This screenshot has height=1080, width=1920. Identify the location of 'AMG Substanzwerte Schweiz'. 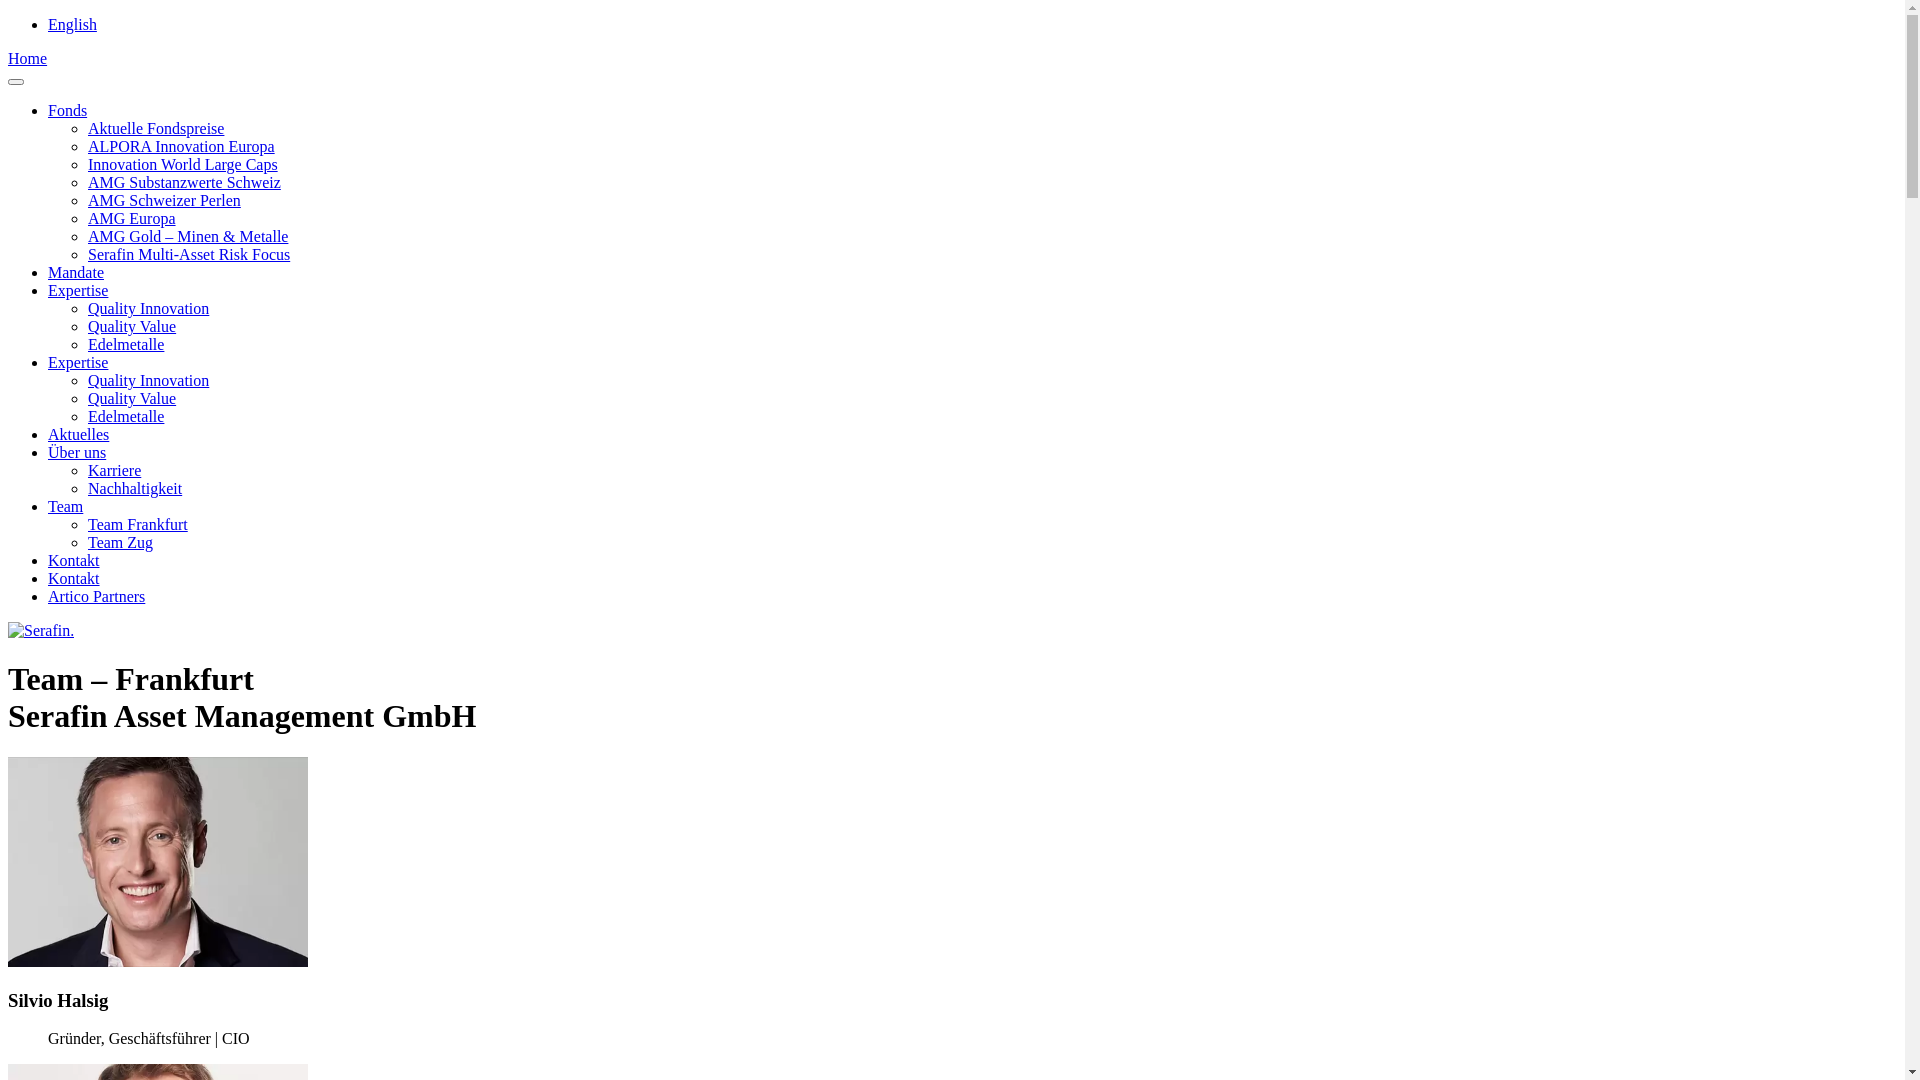
(184, 182).